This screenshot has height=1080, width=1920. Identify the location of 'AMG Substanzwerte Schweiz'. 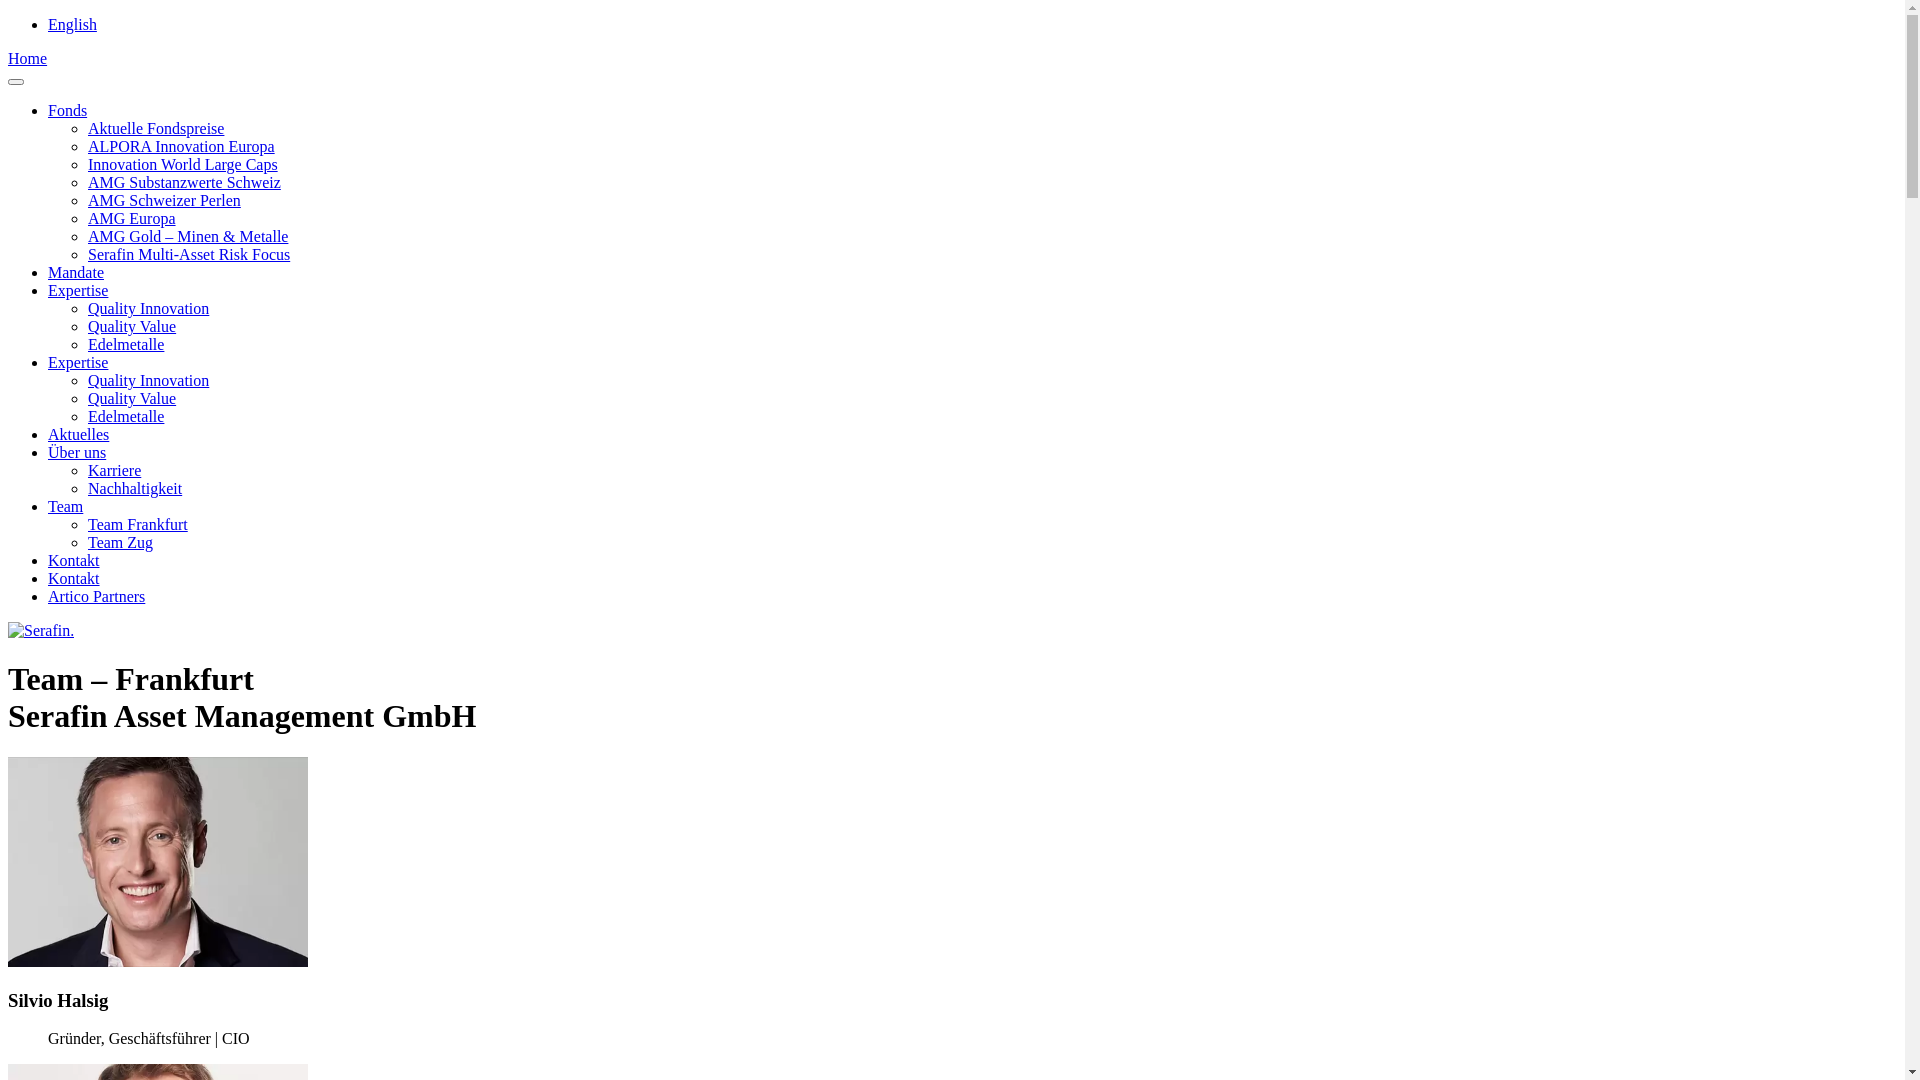
(184, 182).